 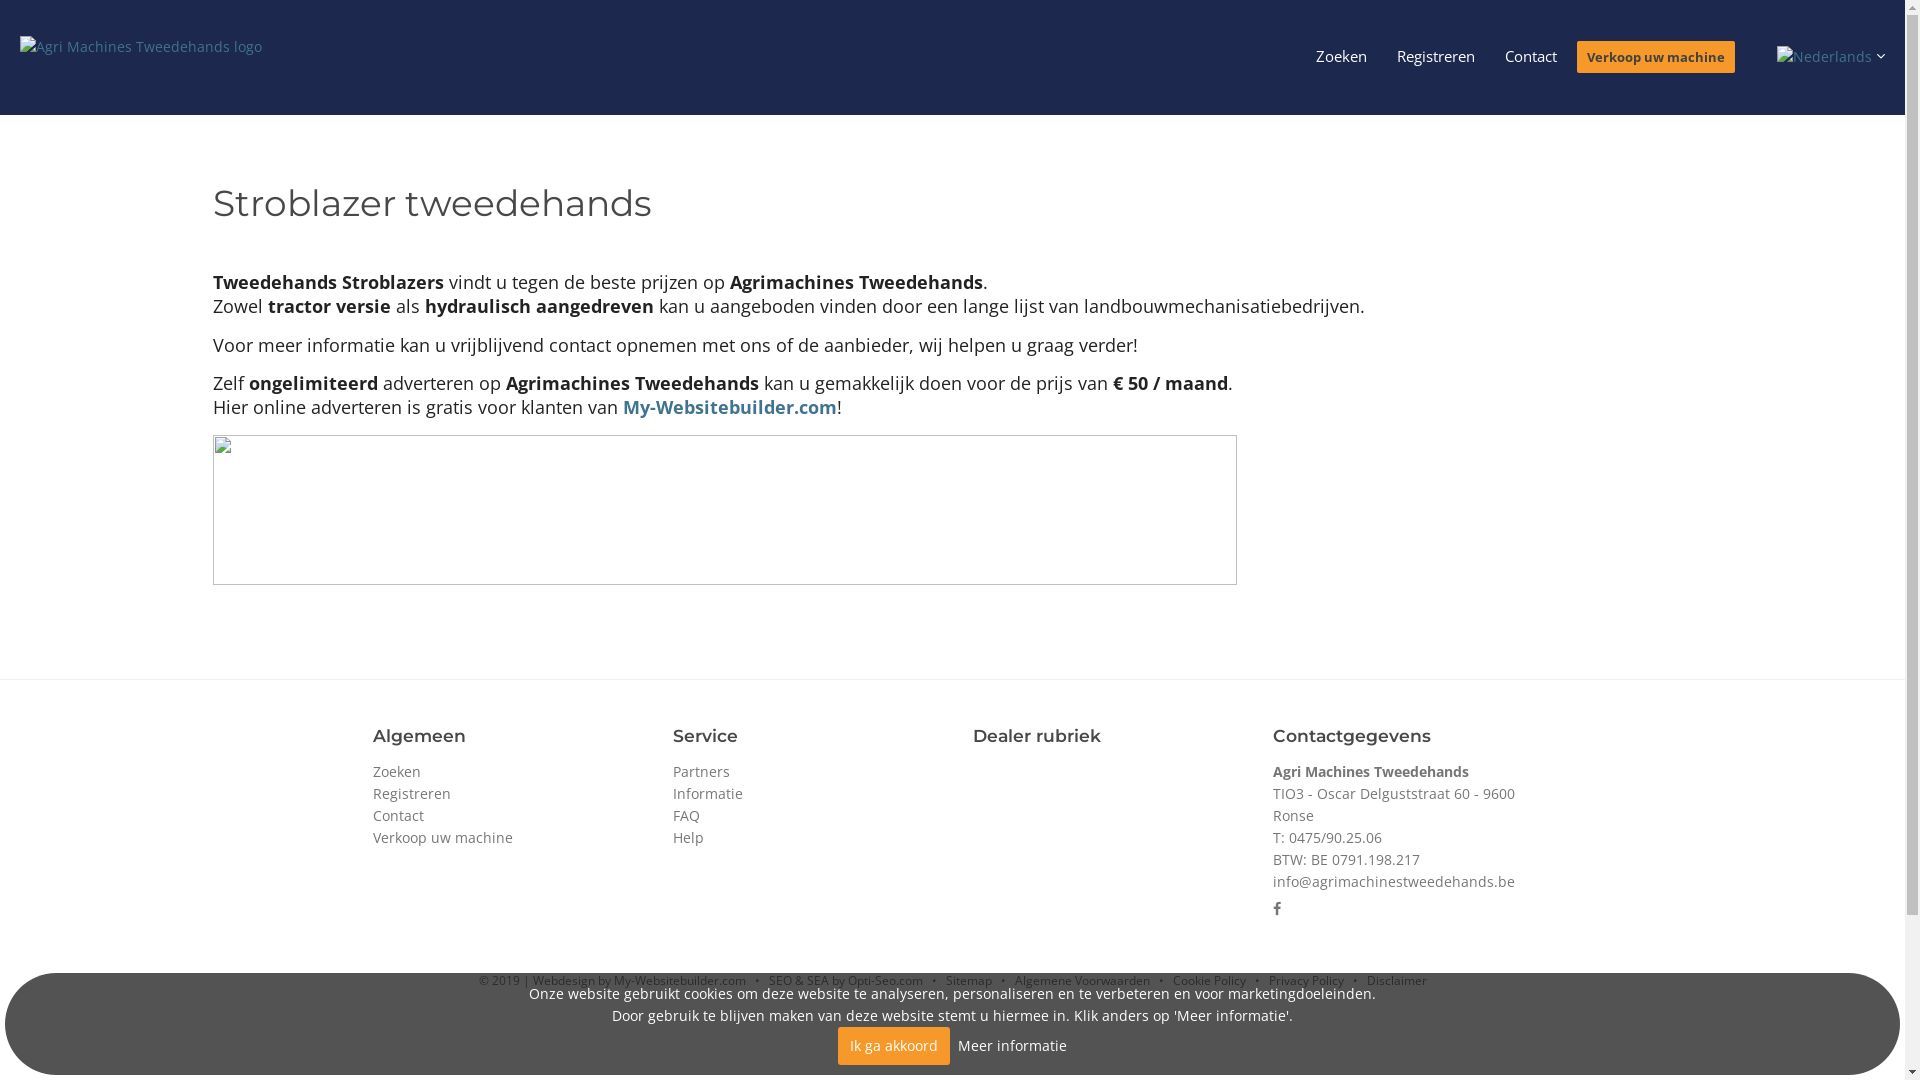 I want to click on '0475/90.25.06', so click(x=1334, y=837).